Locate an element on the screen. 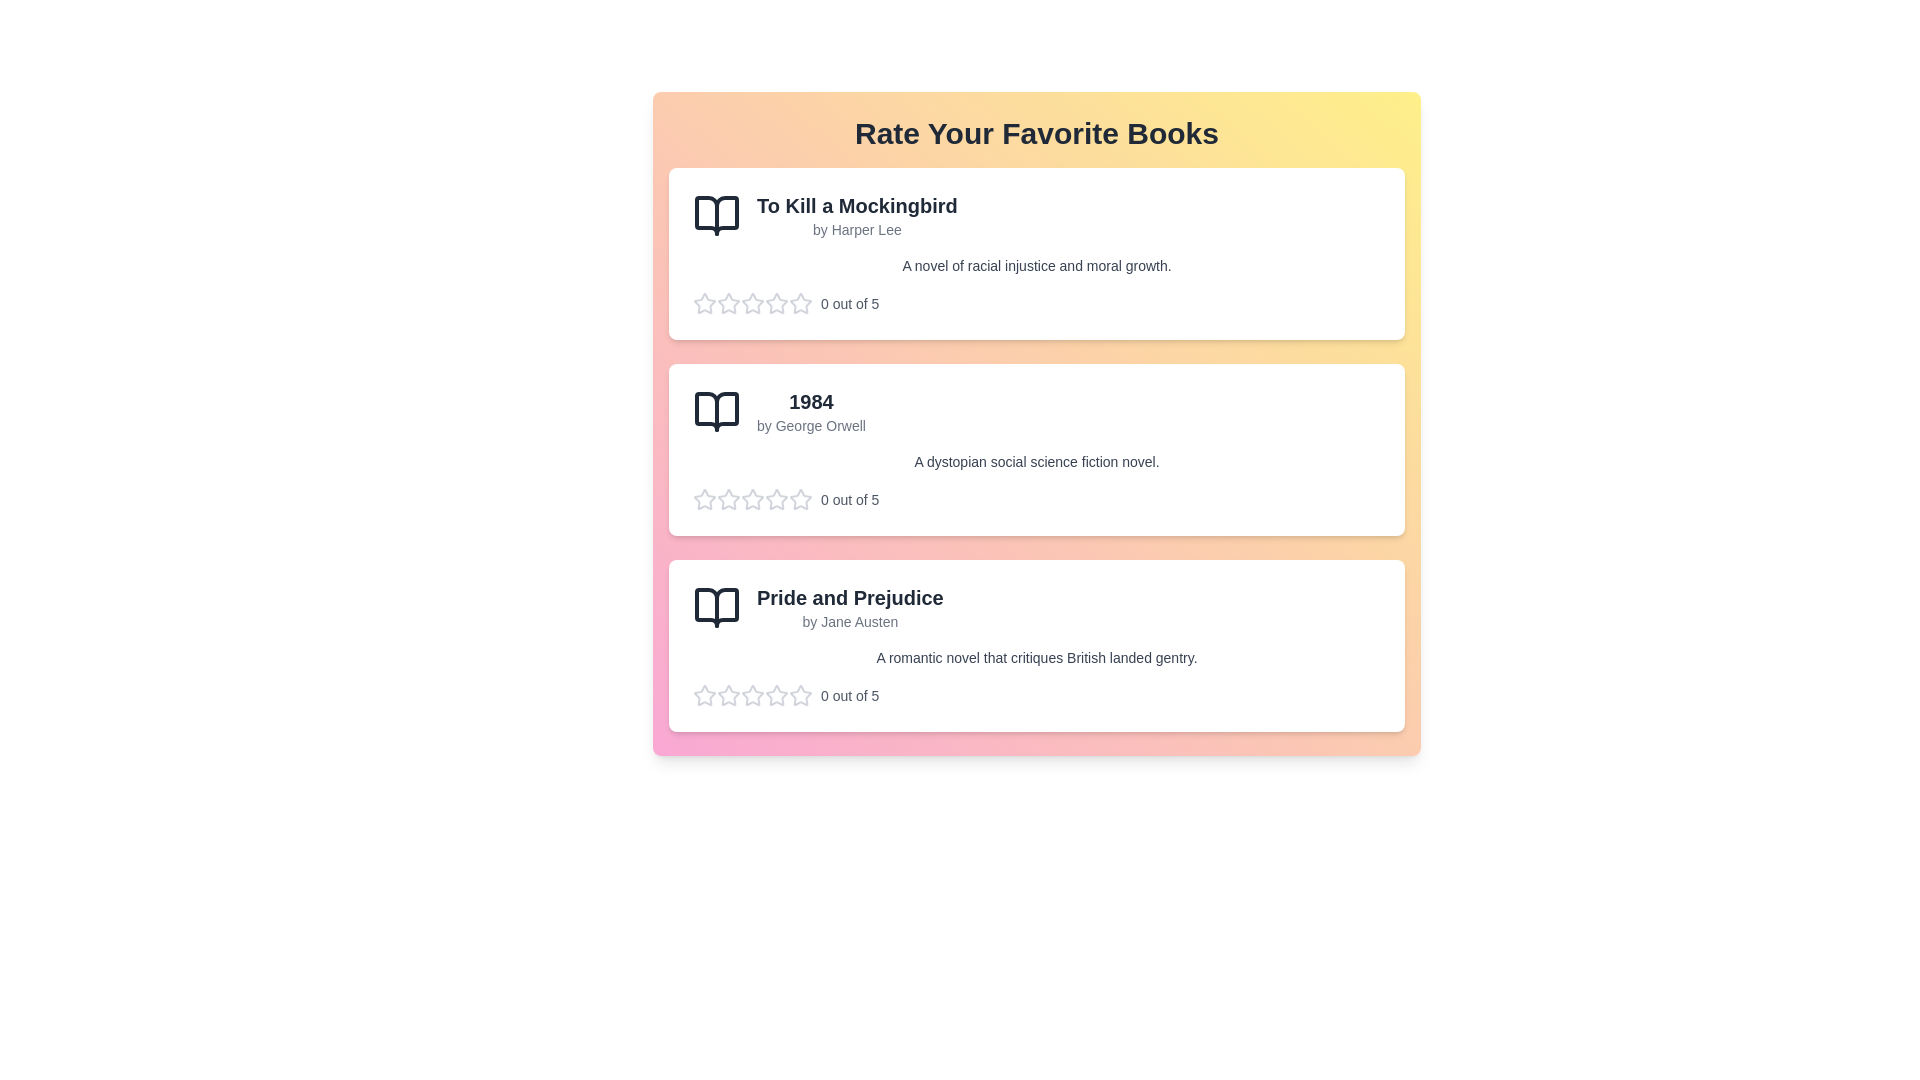 This screenshot has width=1920, height=1080. the first star-shaped rating icon on the rating system for the book 'Pride and Prejudice' is located at coordinates (752, 694).